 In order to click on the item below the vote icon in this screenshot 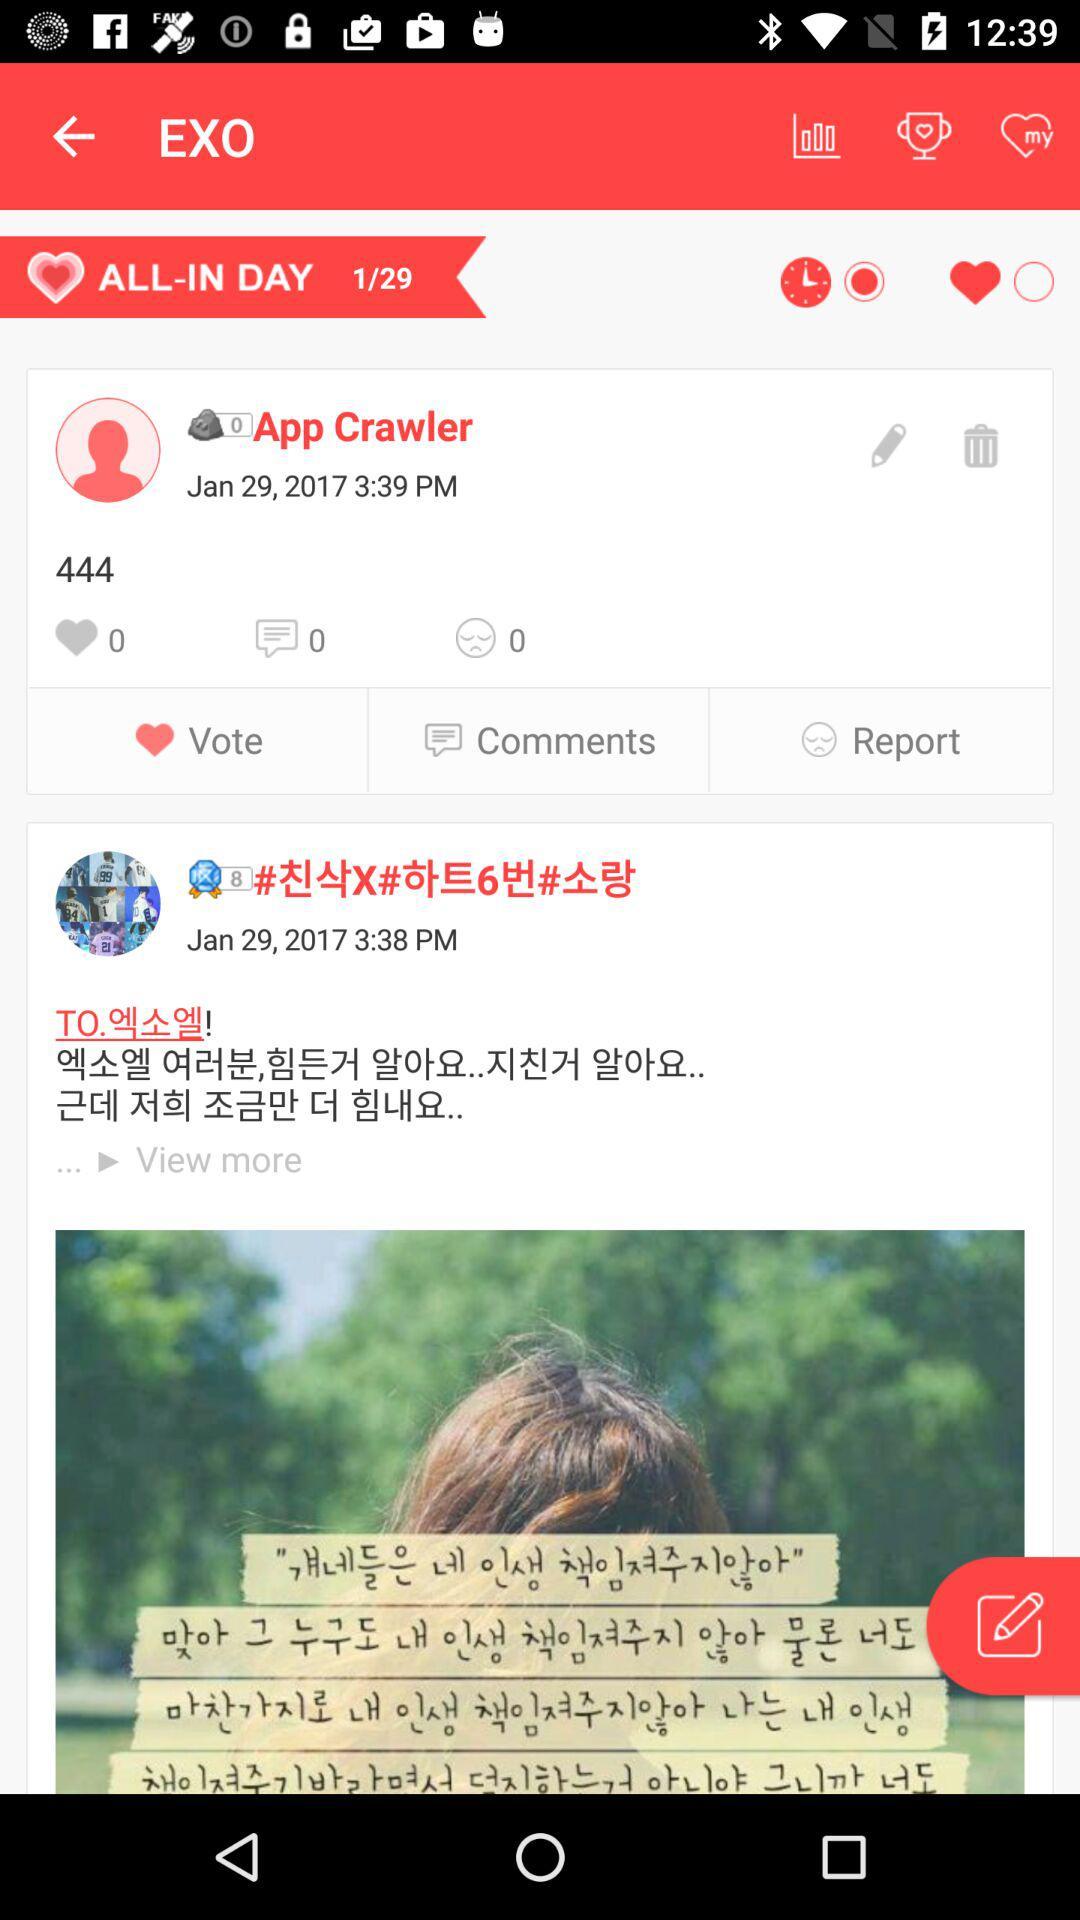, I will do `click(638, 878)`.